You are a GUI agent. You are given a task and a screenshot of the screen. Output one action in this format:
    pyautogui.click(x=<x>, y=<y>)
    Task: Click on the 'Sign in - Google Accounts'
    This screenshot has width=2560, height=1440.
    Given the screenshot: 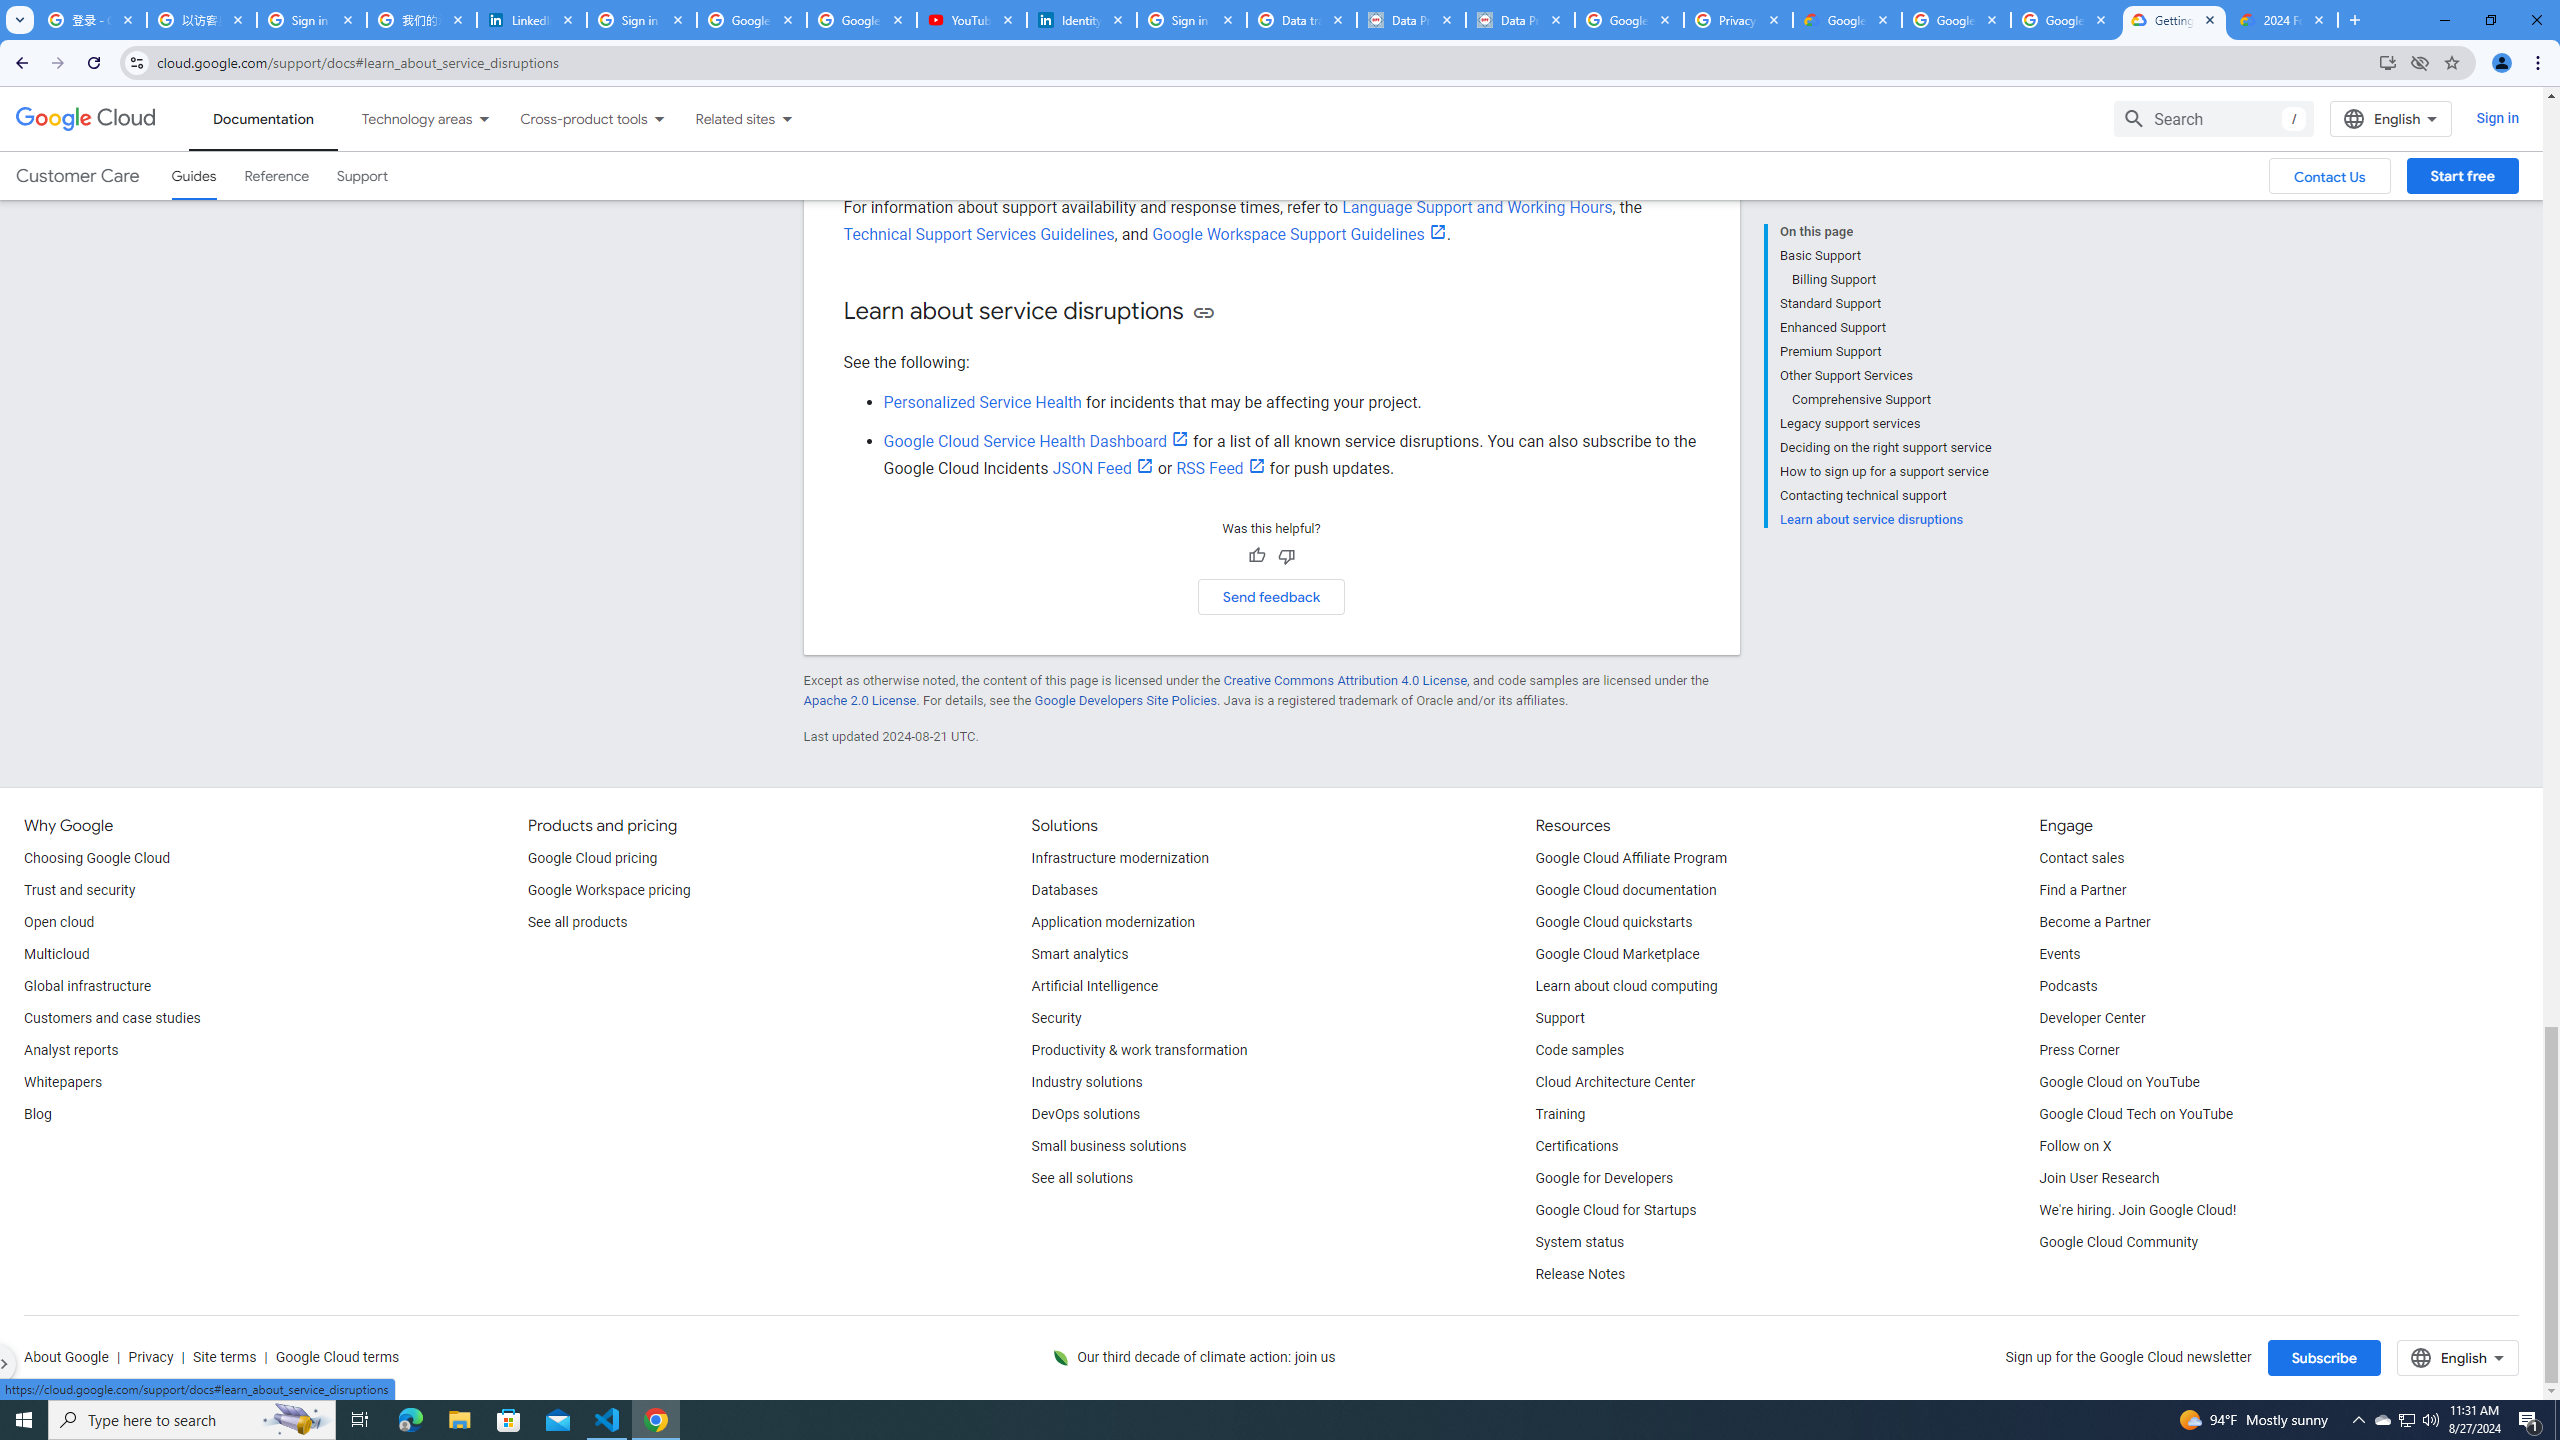 What is the action you would take?
    pyautogui.click(x=1191, y=19)
    